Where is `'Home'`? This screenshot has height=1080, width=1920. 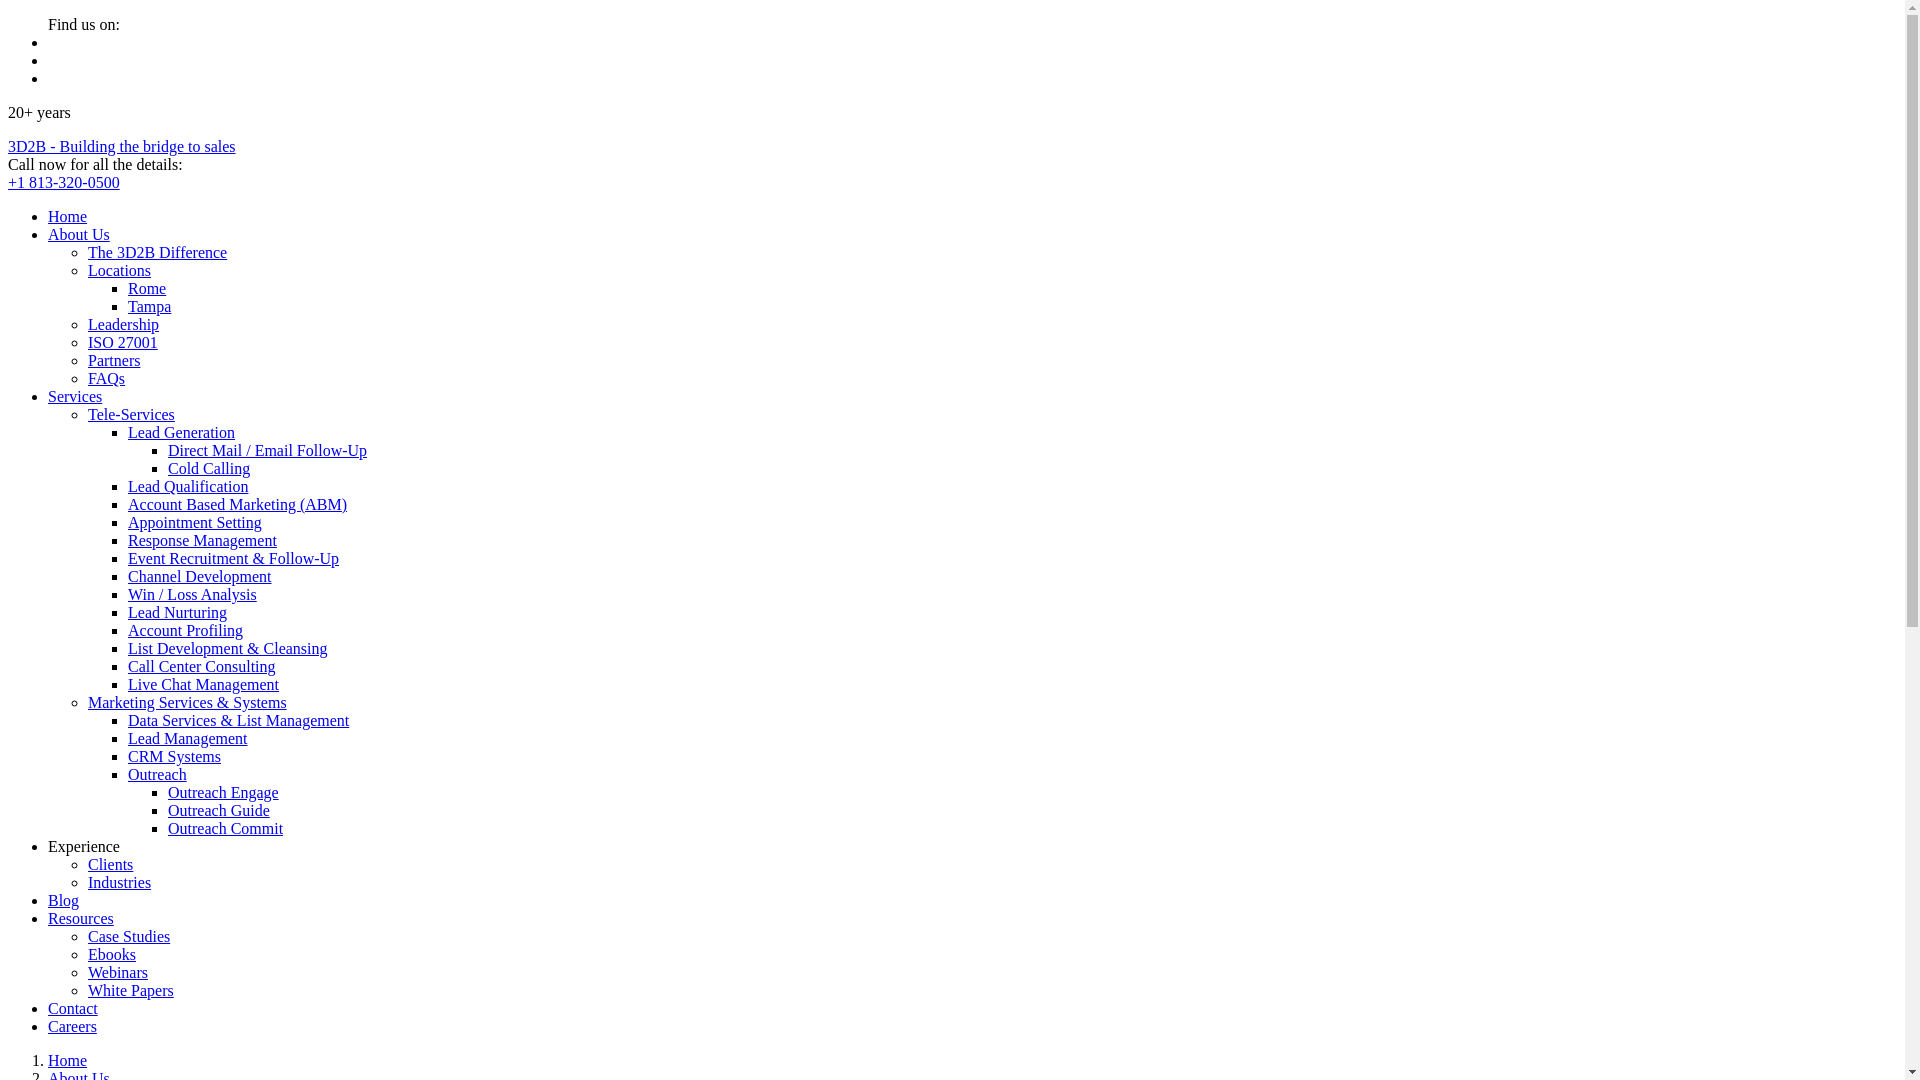
'Home' is located at coordinates (48, 216).